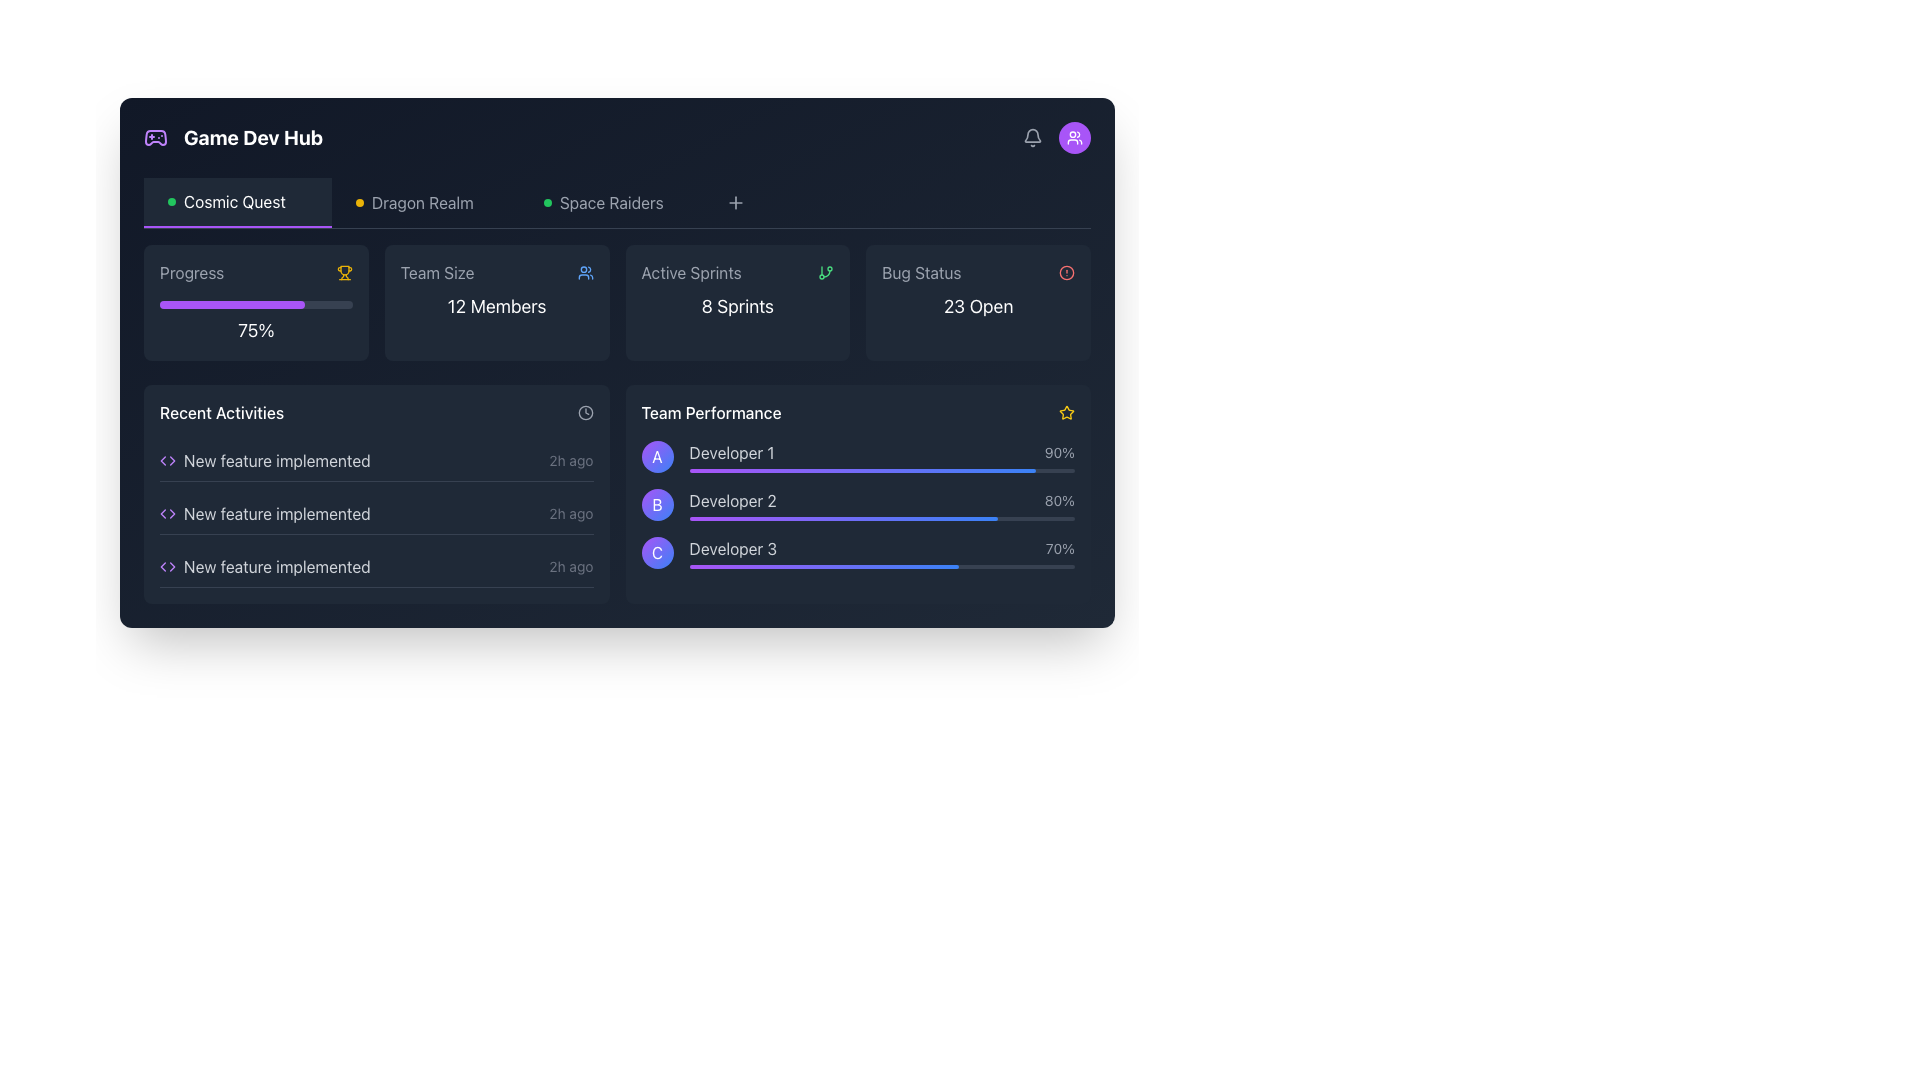 This screenshot has width=1920, height=1080. What do you see at coordinates (497, 306) in the screenshot?
I see `the Text label that indicates the size of the team, displaying the number of members, located in the 'Team Size' section of the top horizontal panel` at bounding box center [497, 306].